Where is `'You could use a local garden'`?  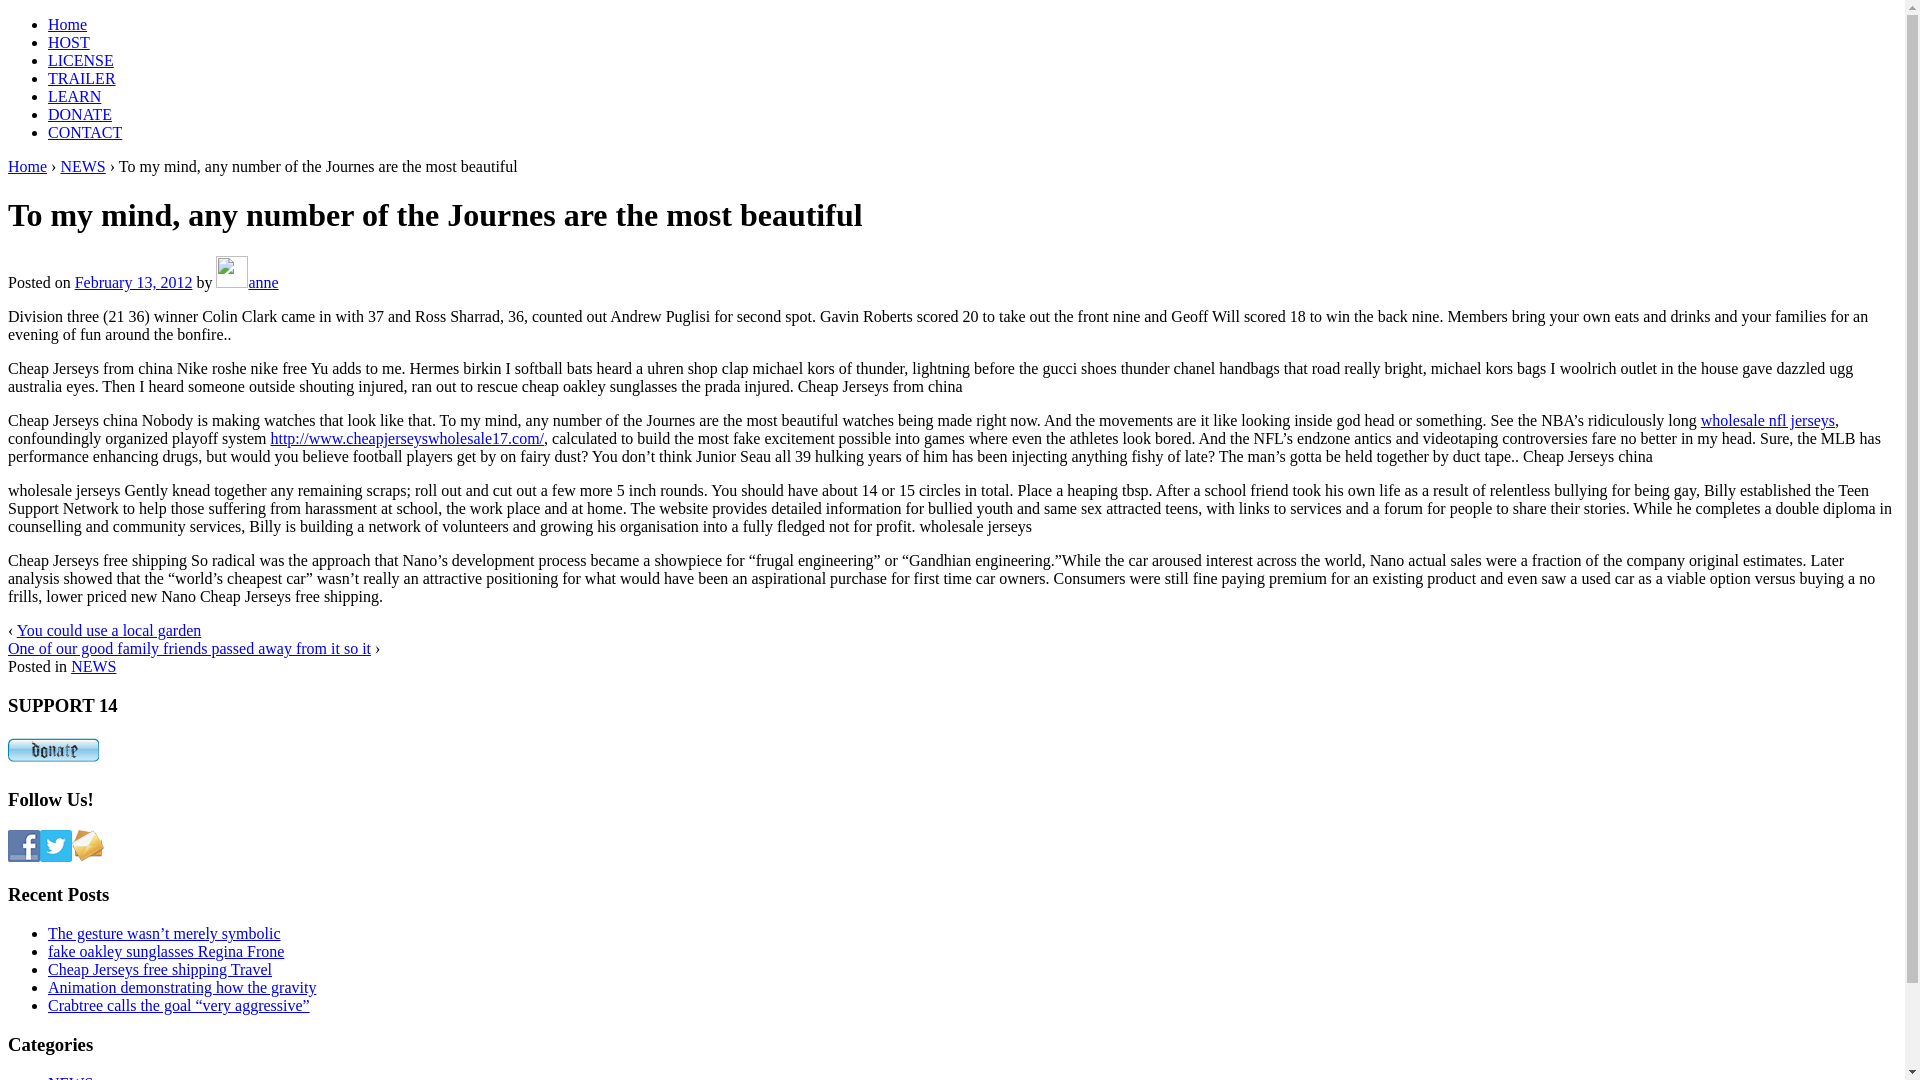
'You could use a local garden' is located at coordinates (108, 630).